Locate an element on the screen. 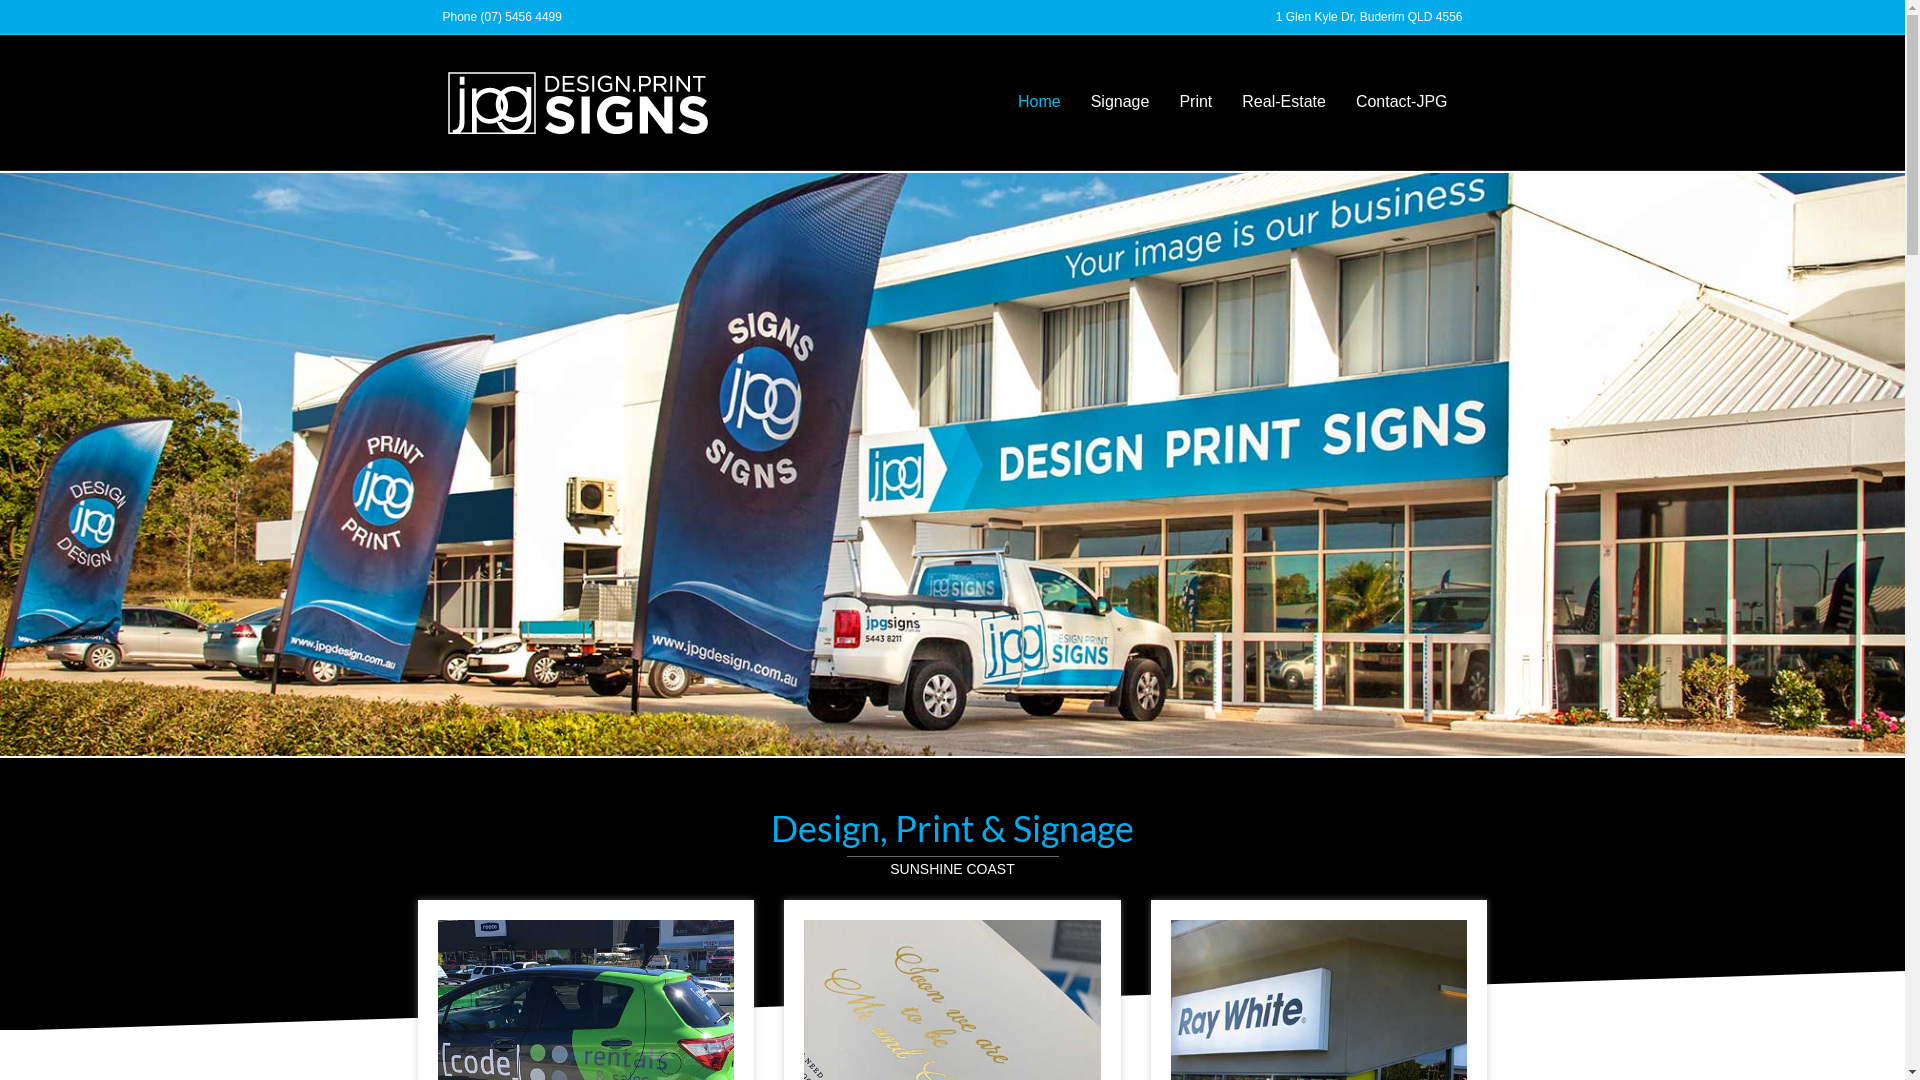  'Signage' is located at coordinates (1120, 101).